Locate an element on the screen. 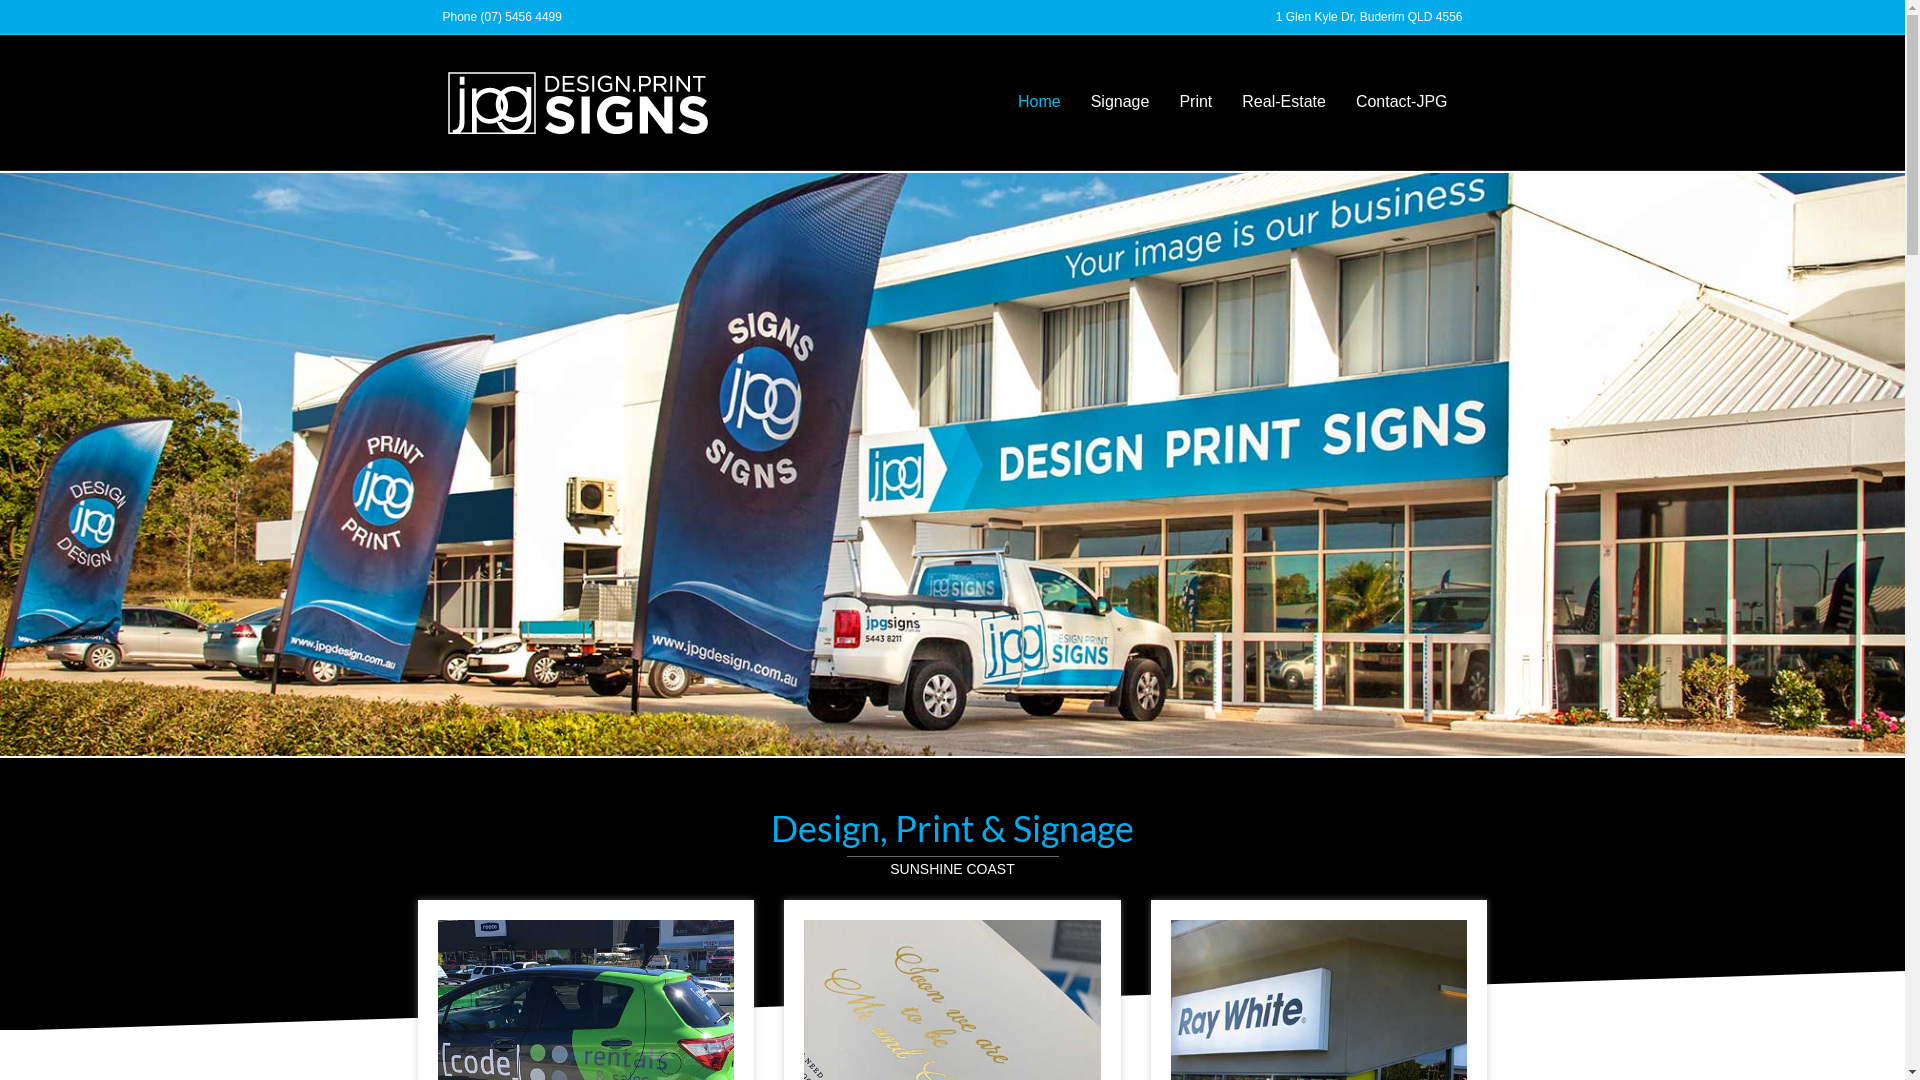  'Signage' is located at coordinates (1120, 101).